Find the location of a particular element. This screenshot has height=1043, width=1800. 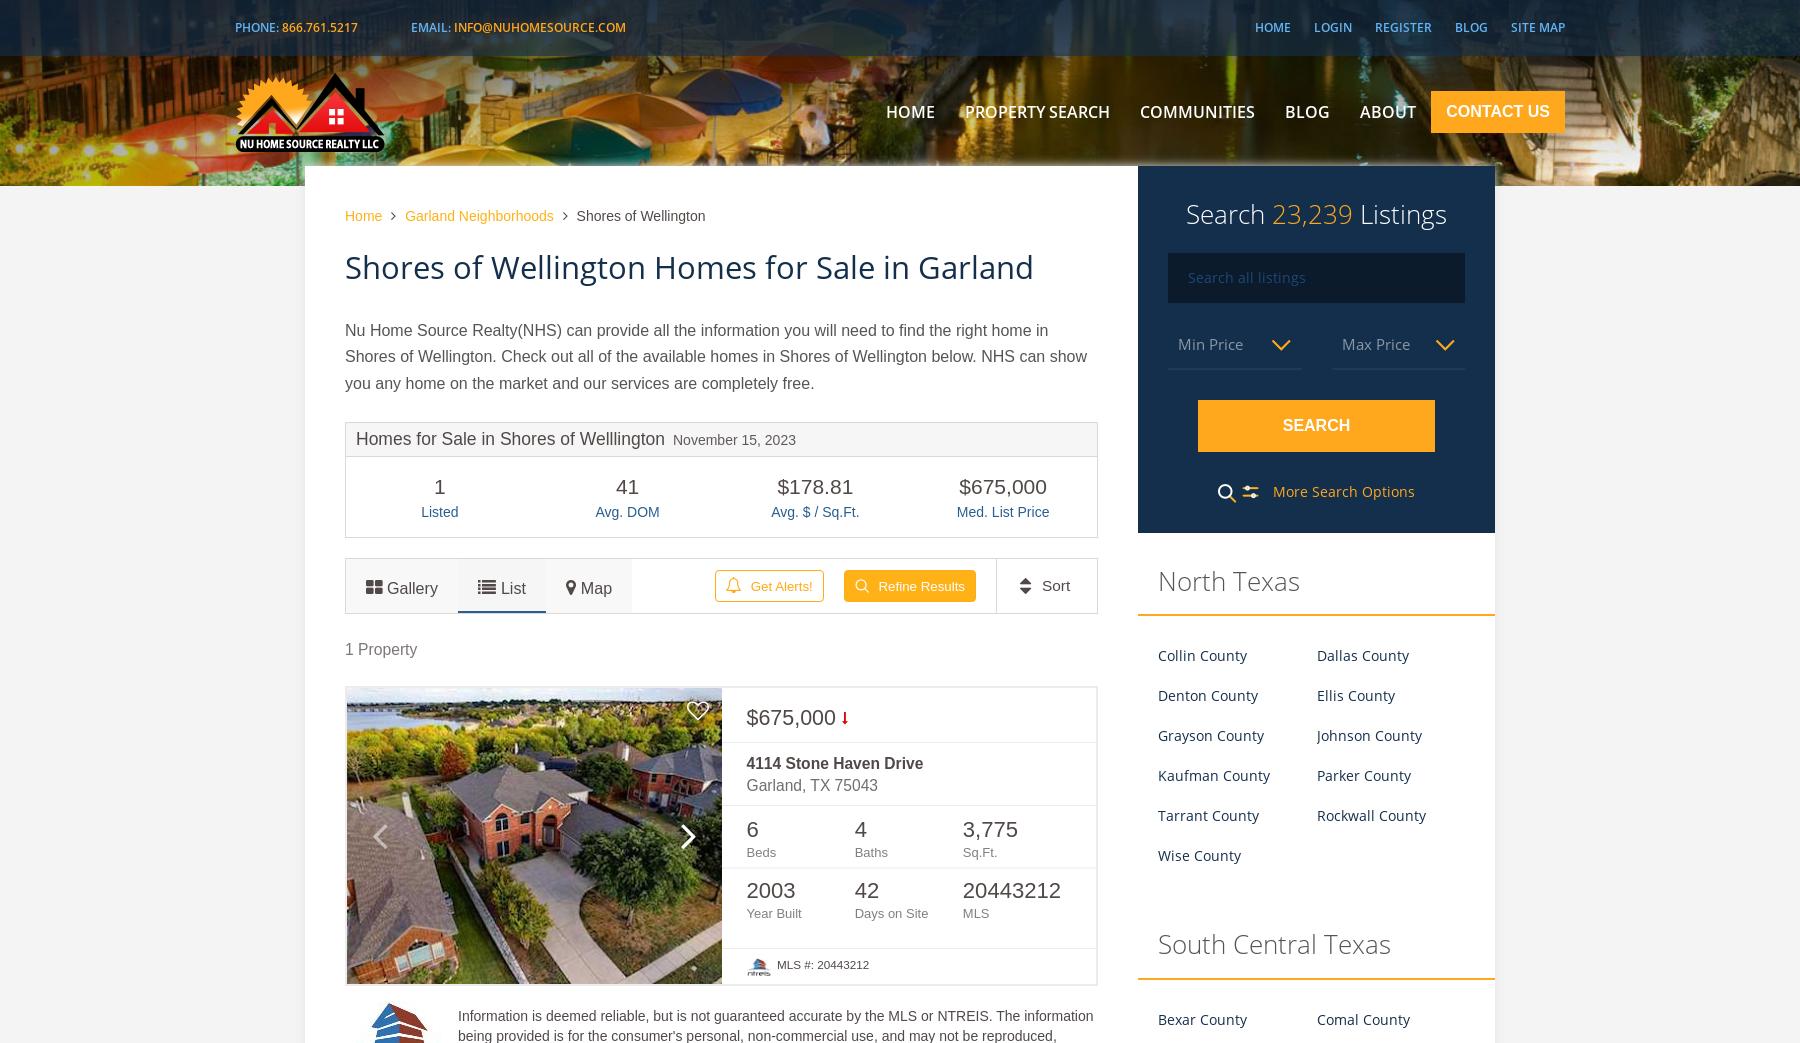

'Featured Listings' is located at coordinates (1026, 189).